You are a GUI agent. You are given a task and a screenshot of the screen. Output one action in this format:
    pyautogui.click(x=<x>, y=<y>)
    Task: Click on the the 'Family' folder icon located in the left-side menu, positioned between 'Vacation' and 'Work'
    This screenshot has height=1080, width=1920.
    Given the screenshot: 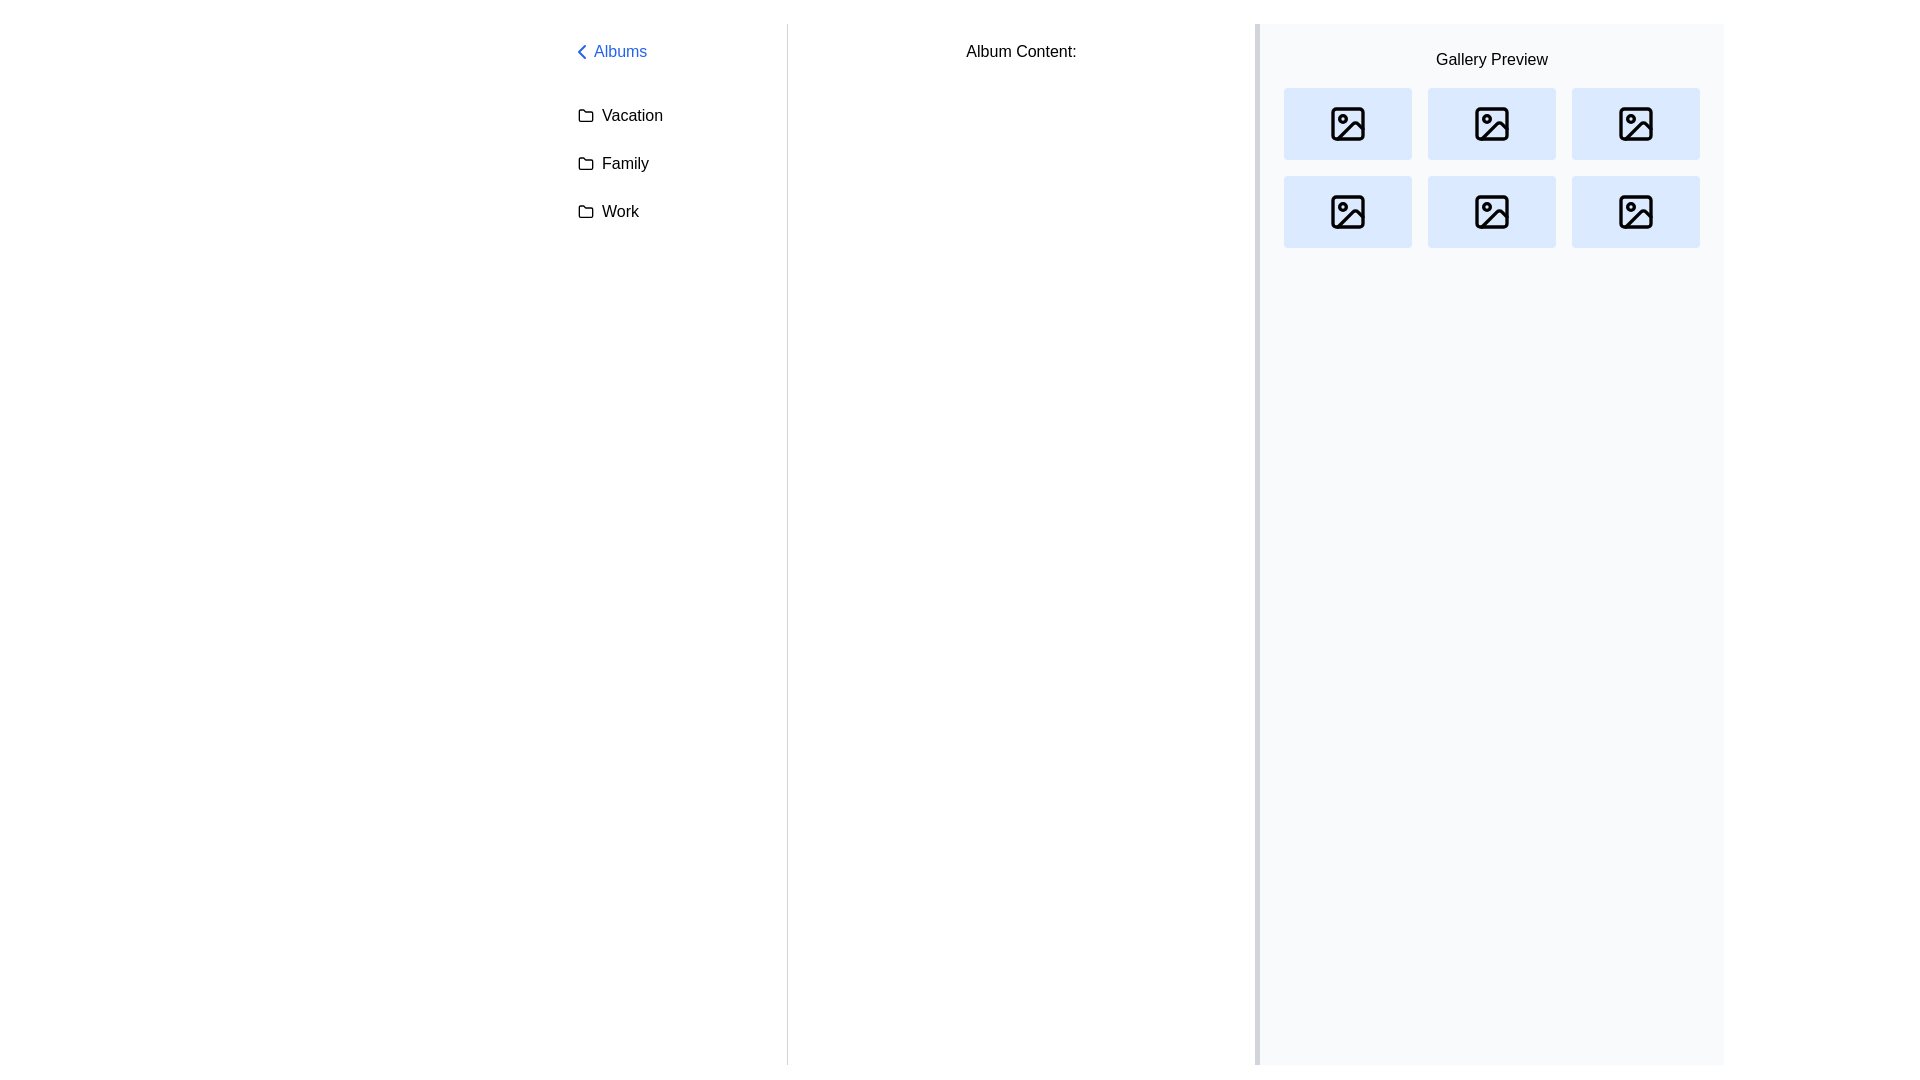 What is the action you would take?
    pyautogui.click(x=584, y=161)
    